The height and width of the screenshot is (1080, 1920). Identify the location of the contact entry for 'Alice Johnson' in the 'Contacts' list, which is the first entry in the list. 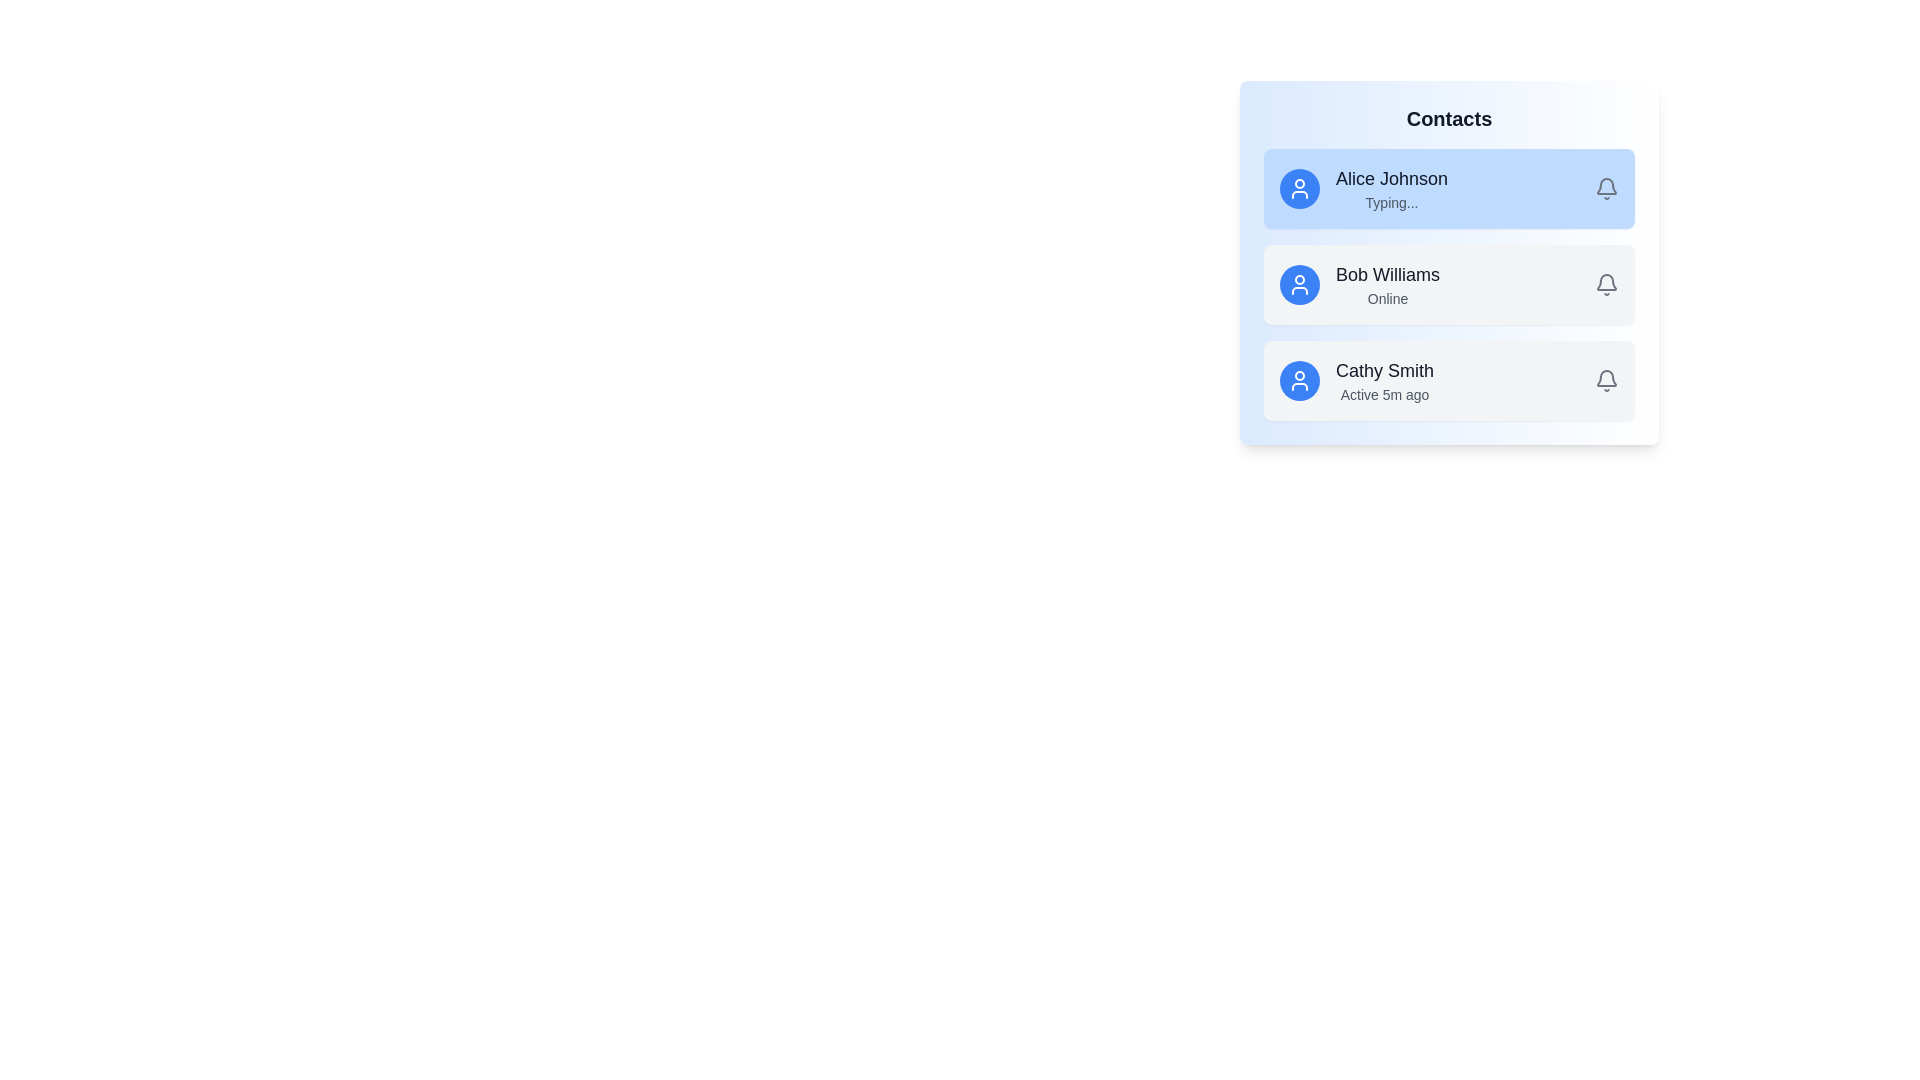
(1449, 189).